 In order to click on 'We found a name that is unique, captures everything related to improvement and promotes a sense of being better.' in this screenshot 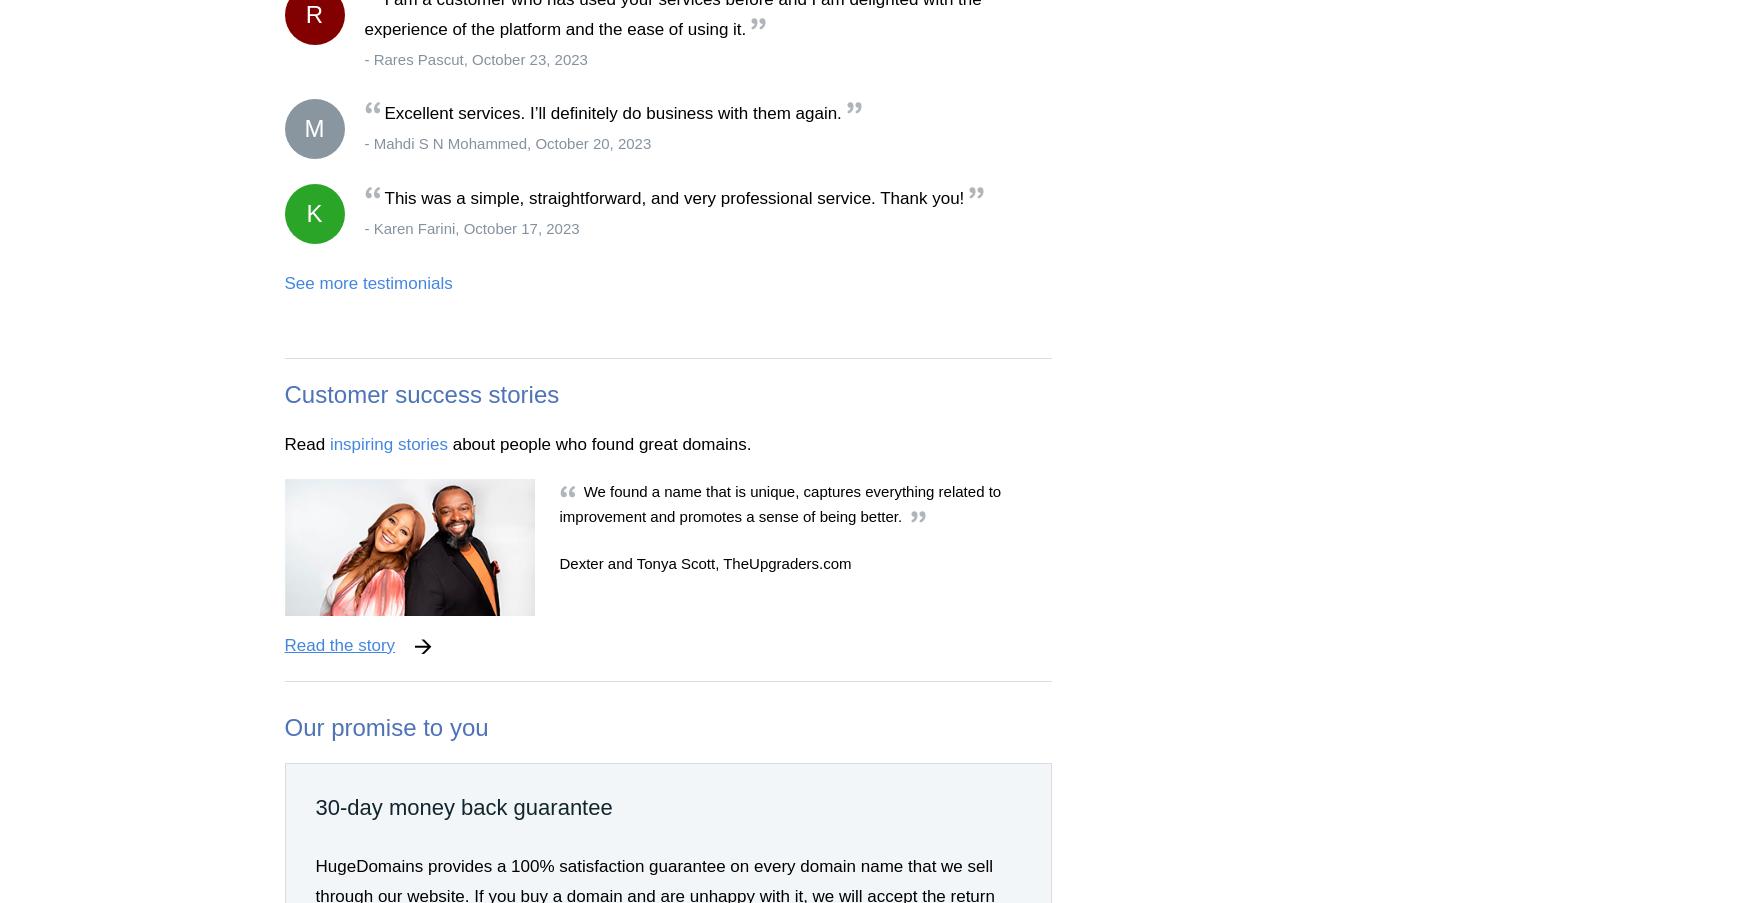, I will do `click(778, 503)`.